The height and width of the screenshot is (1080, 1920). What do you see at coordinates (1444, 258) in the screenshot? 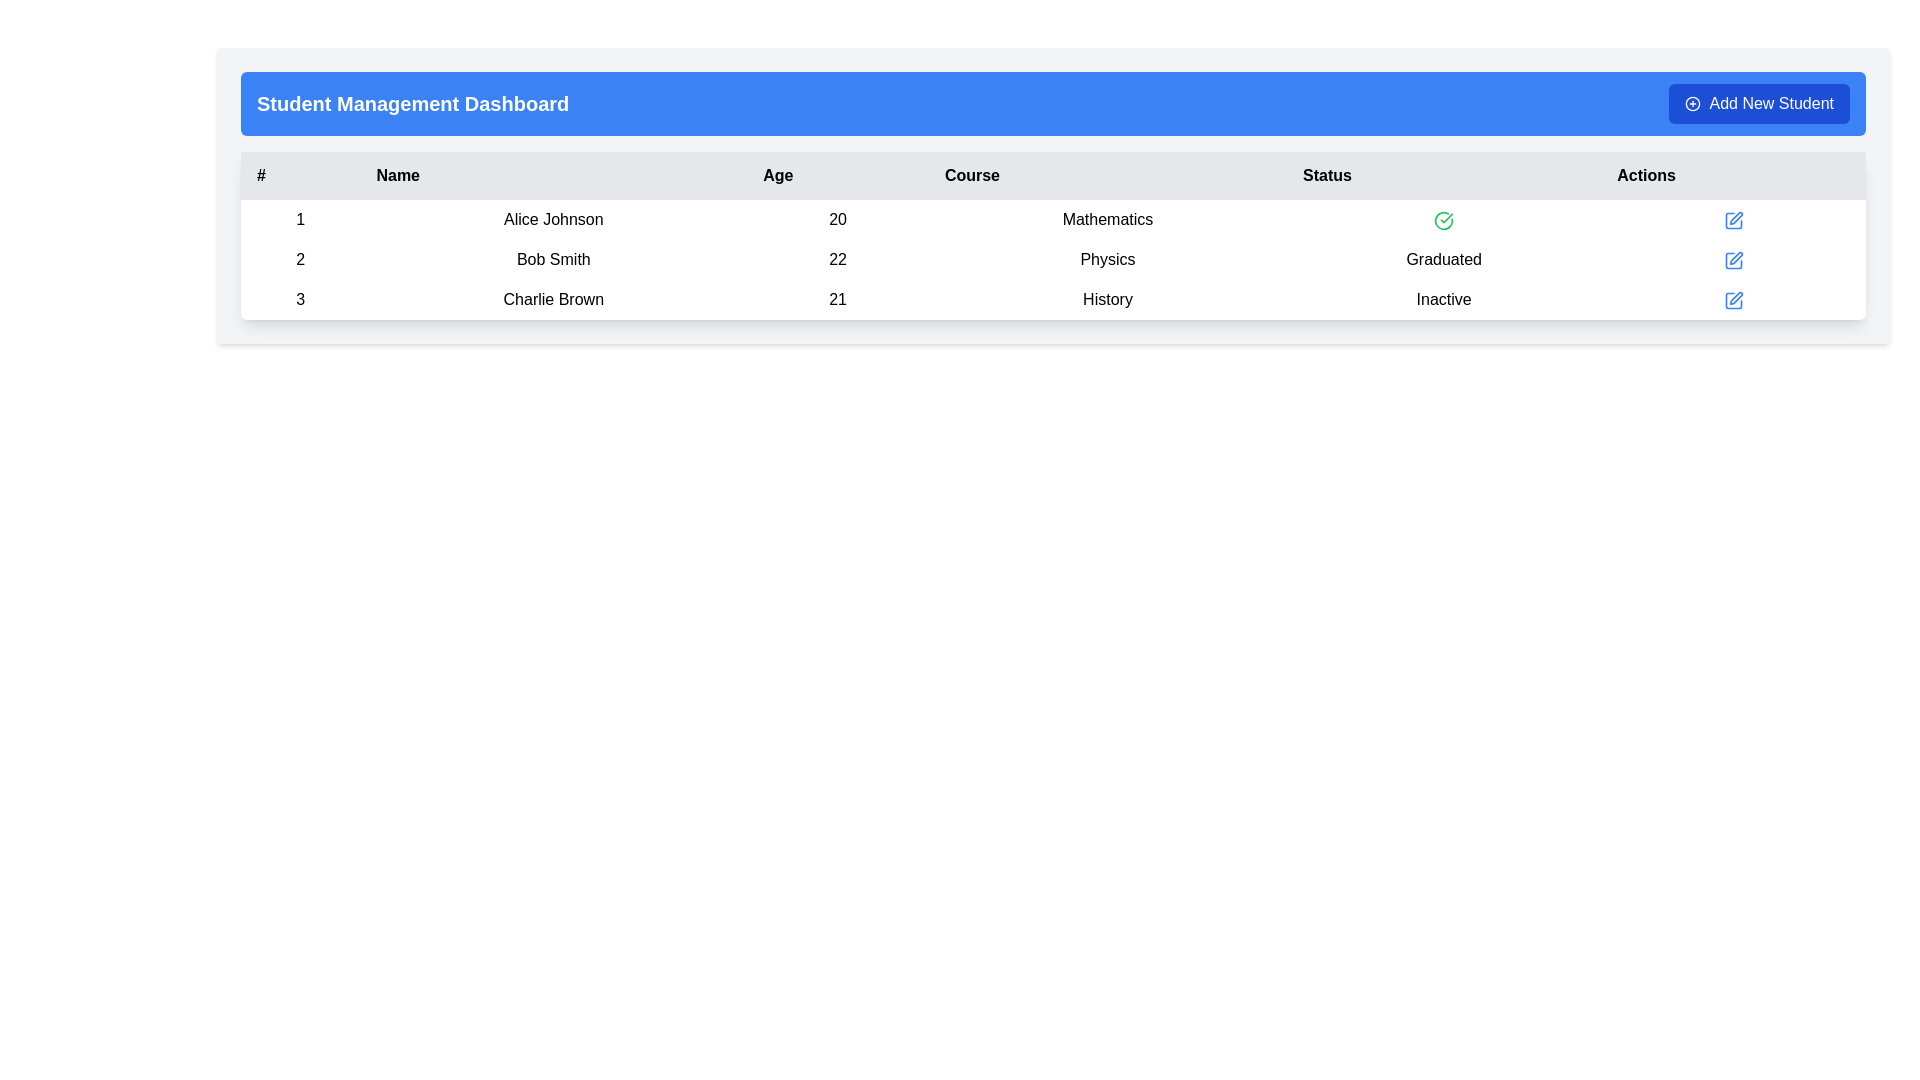
I see `the text label displaying 'Graduated' located in the 'Status' column for 'Bob Smith' in the table` at bounding box center [1444, 258].